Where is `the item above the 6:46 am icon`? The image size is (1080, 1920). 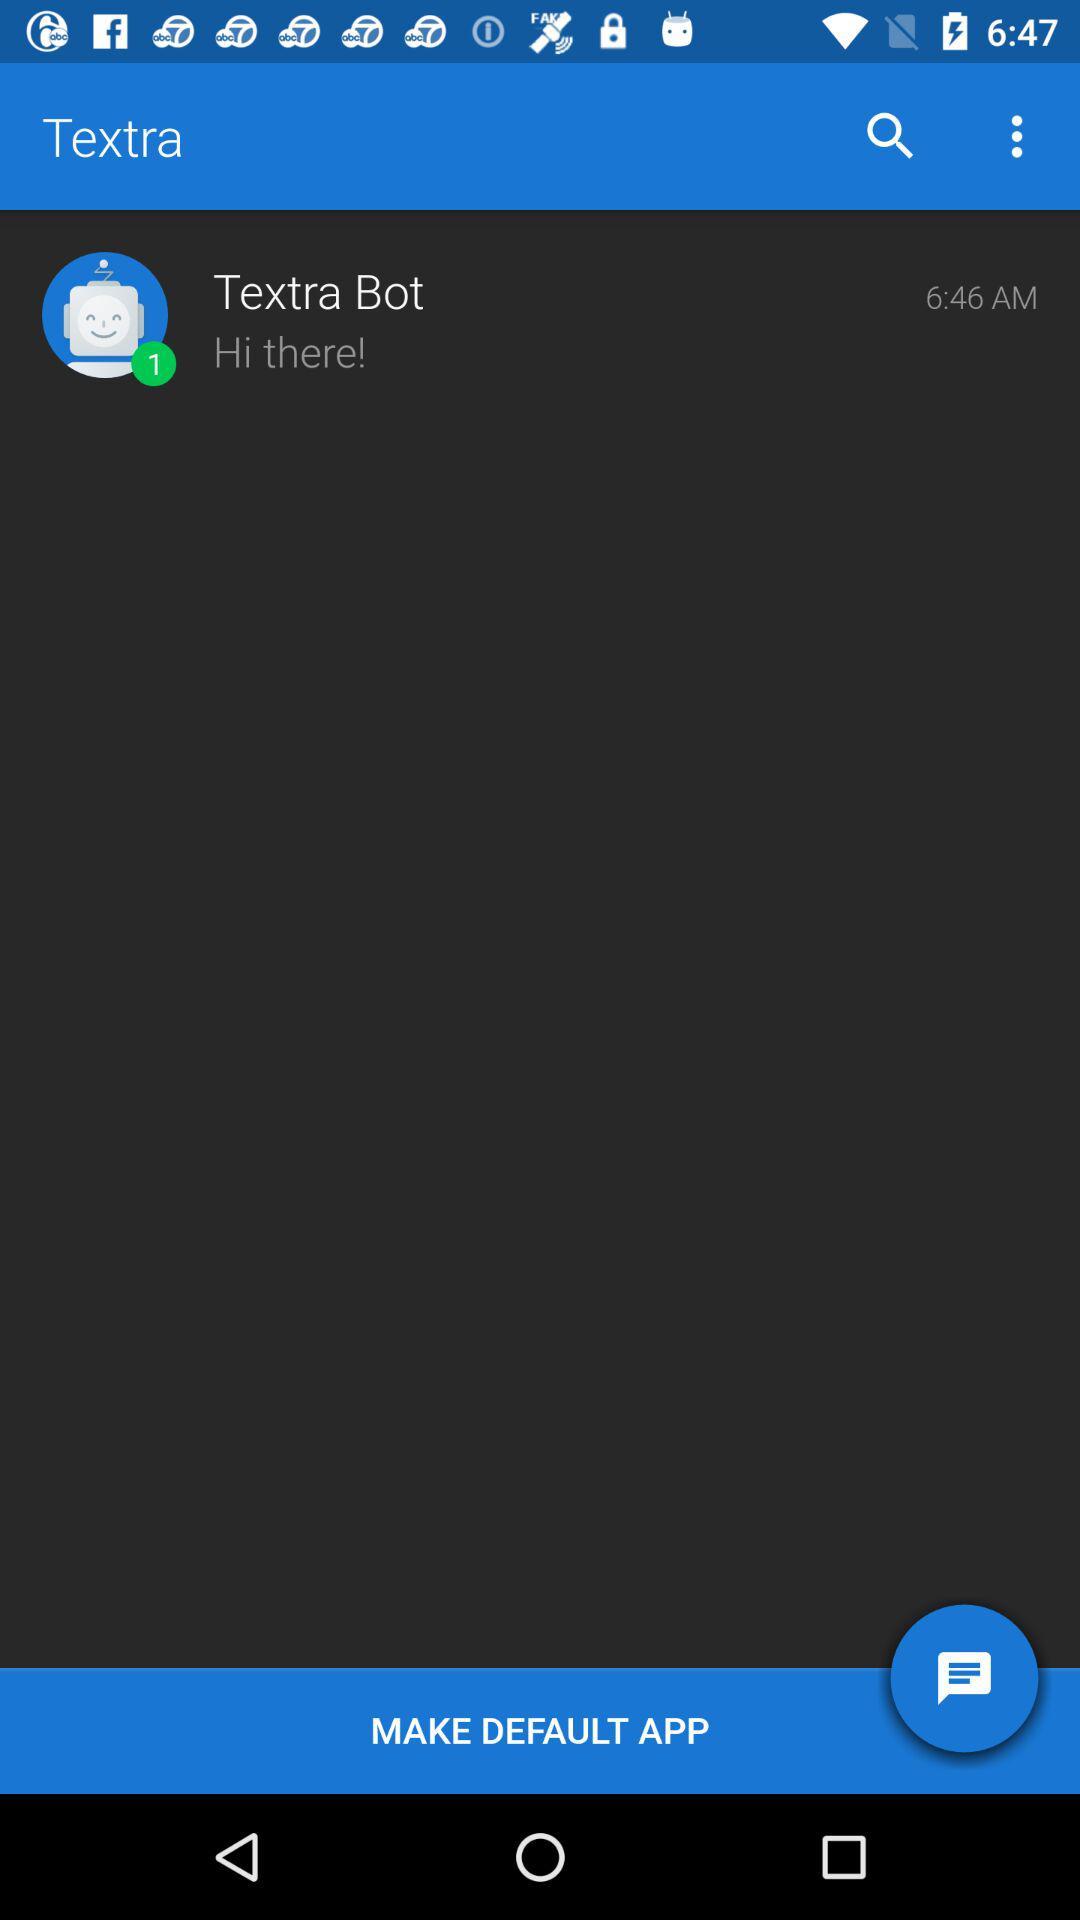
the item above the 6:46 am icon is located at coordinates (1017, 135).